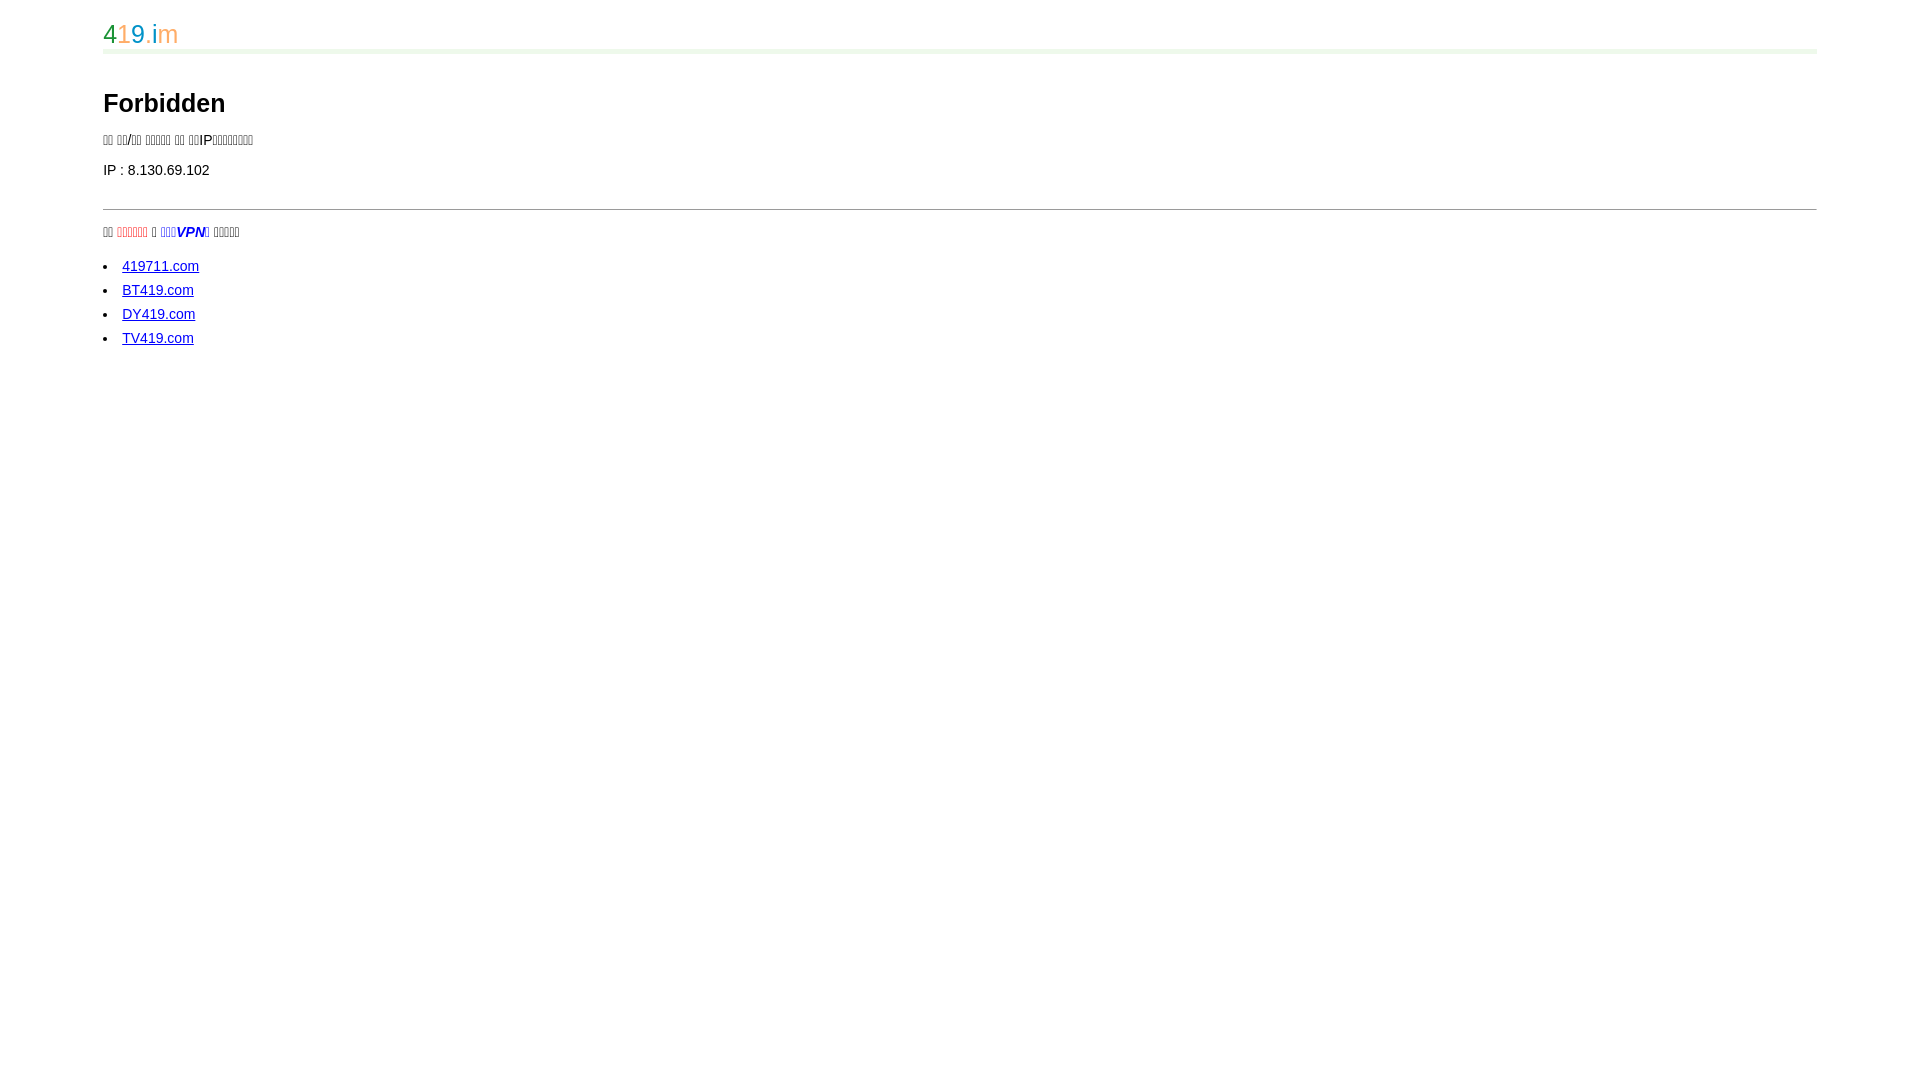 The height and width of the screenshot is (1080, 1920). What do you see at coordinates (157, 313) in the screenshot?
I see `'DY419.com'` at bounding box center [157, 313].